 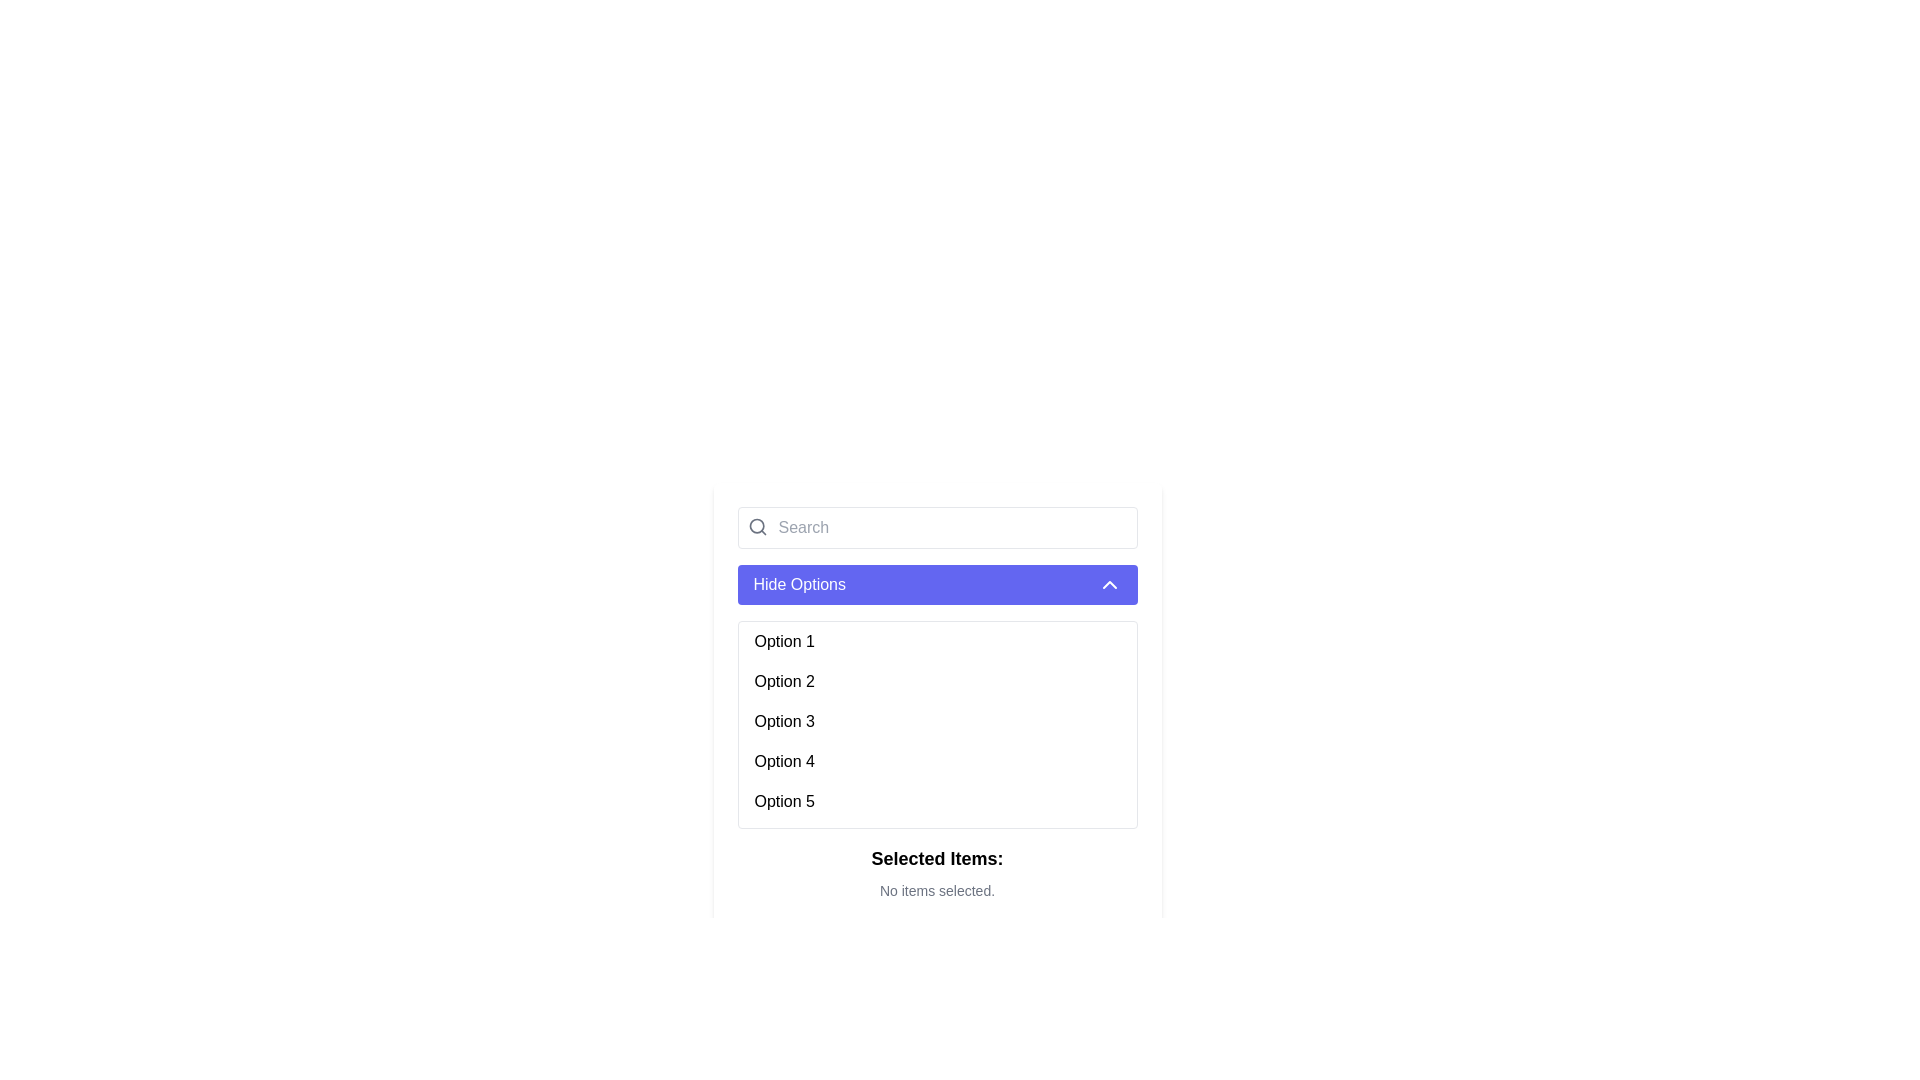 What do you see at coordinates (936, 641) in the screenshot?
I see `the list item labeled 'Option 1' in the dropdown menu` at bounding box center [936, 641].